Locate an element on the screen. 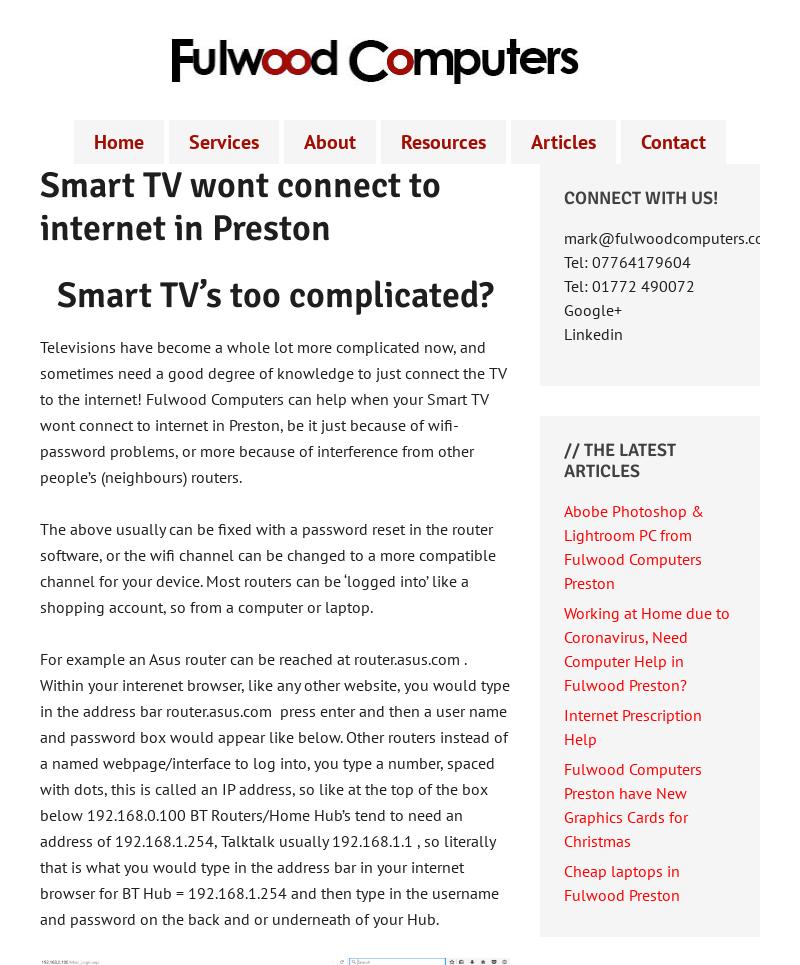 The height and width of the screenshot is (965, 800). 'Televisions have become a whole lot more complicated now, and sometimes need a good degree of knowledge to just connect the TV to the internet! Fulwood Computers can help when your Smart TV wont connect to internet in Preston, be it just because of wifi-password problems, or more because of interference from other people’s (neighbours) routers.' is located at coordinates (273, 410).